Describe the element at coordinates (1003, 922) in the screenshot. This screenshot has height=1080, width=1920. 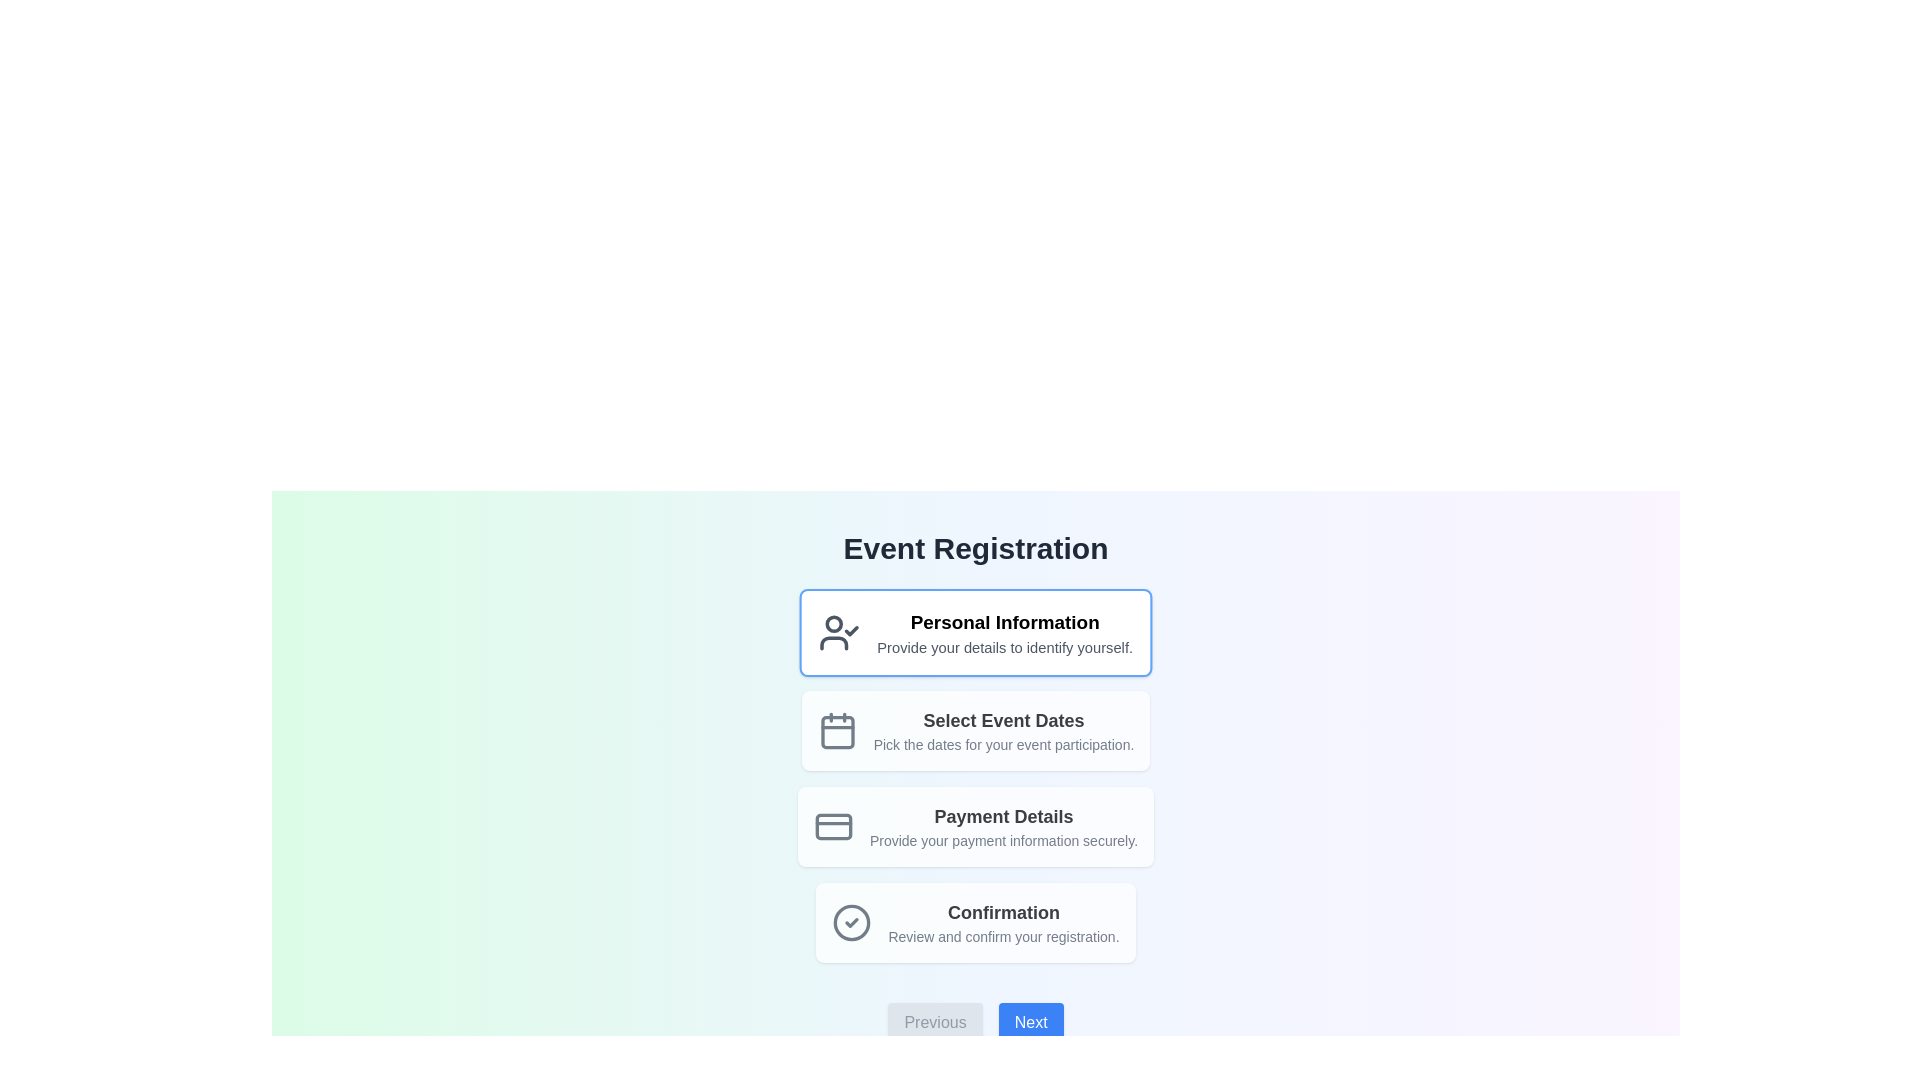
I see `the text block containing the title 'Confirmation' and subtitle 'Review and confirm your registration.', which is the fourth card in a vertical stack of cards` at that location.